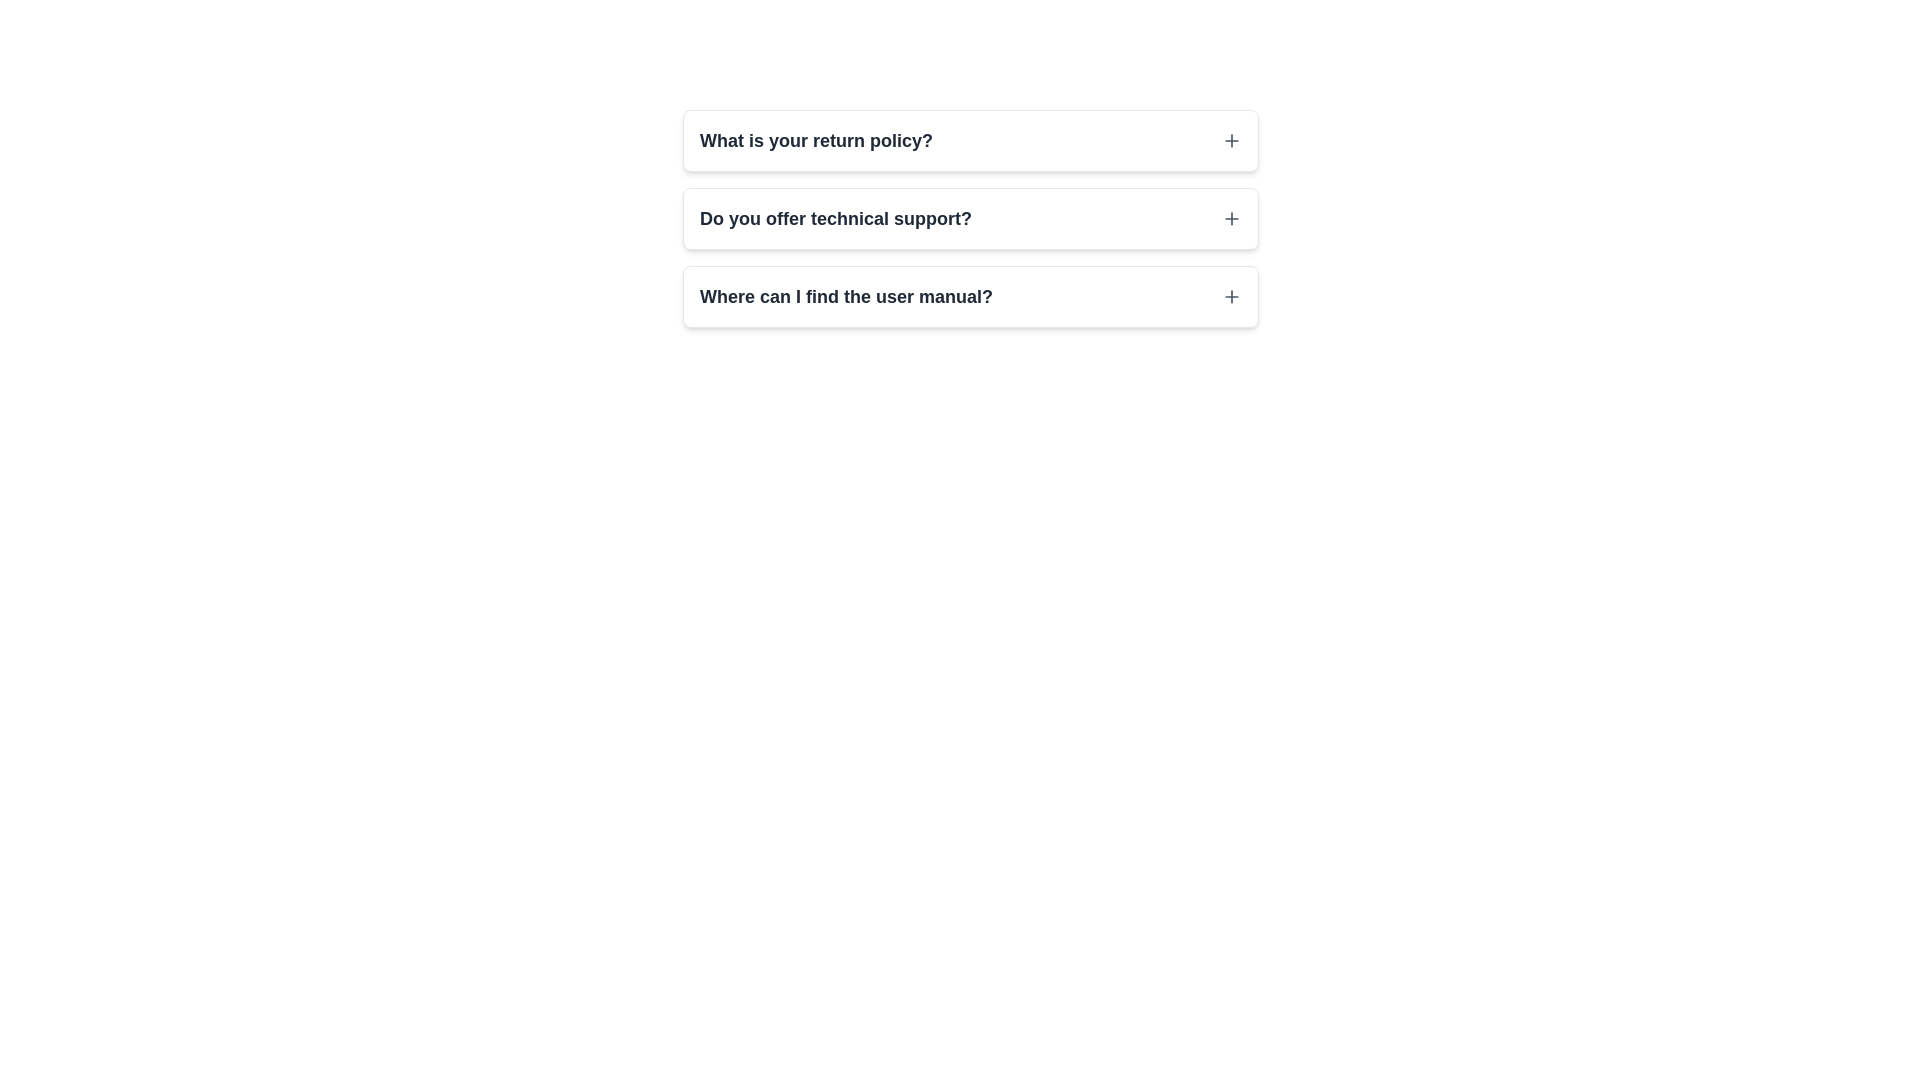 The height and width of the screenshot is (1080, 1920). I want to click on the interactive button located at the far right of the 'What is your return policy?' question, so click(1231, 140).